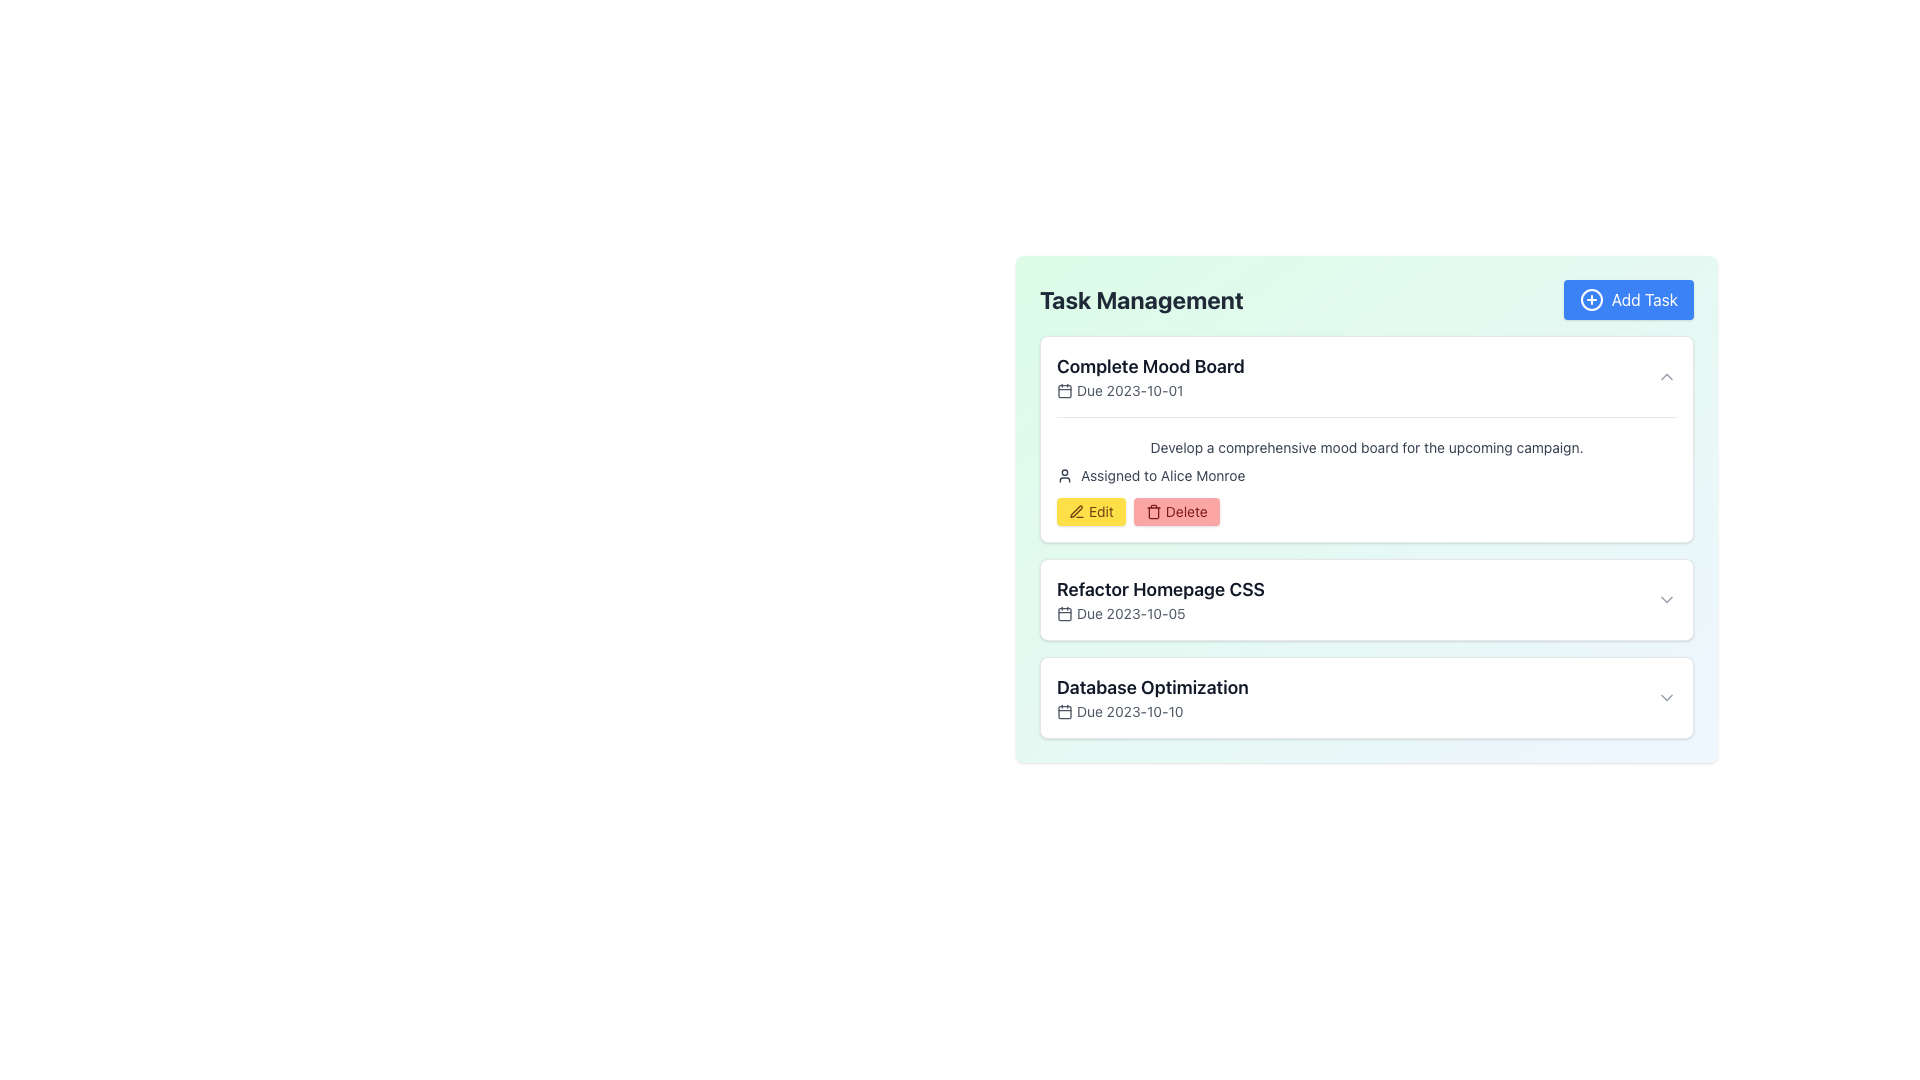  I want to click on the blue rounded button labeled 'Add Task' in the top-right corner of the 'Task Management' section, so click(1628, 300).